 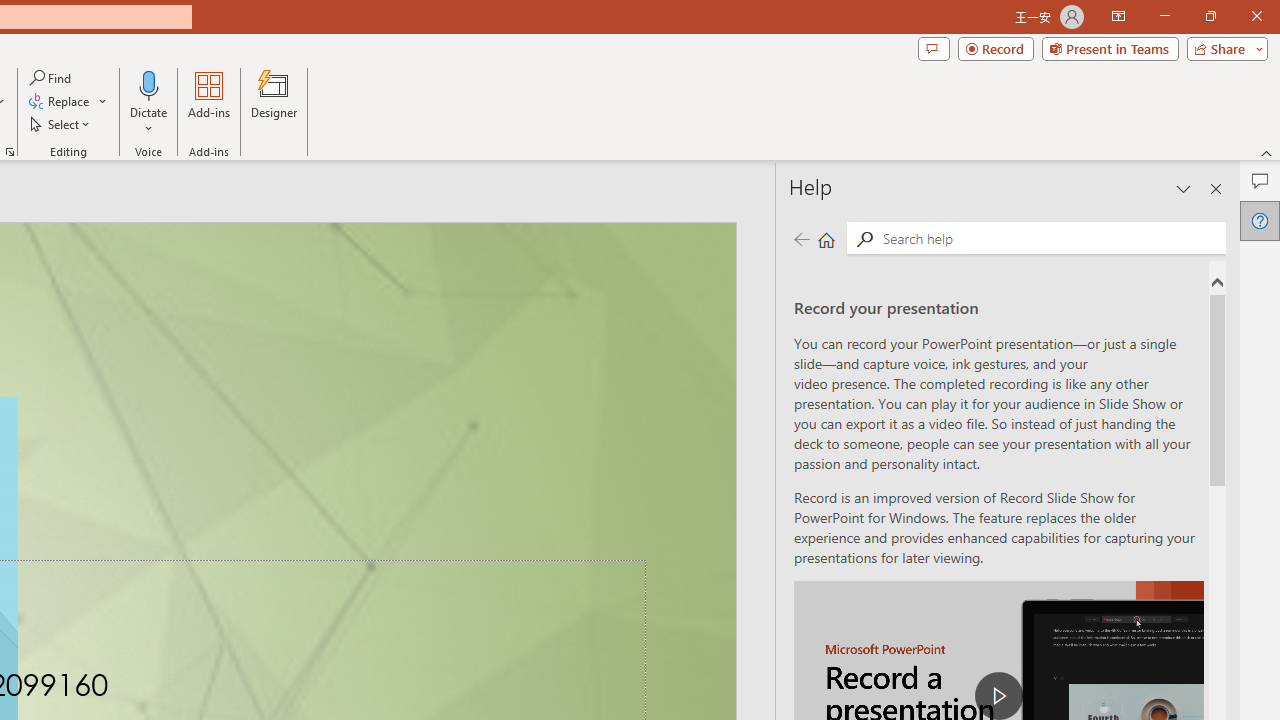 I want to click on 'Designer', so click(x=273, y=103).